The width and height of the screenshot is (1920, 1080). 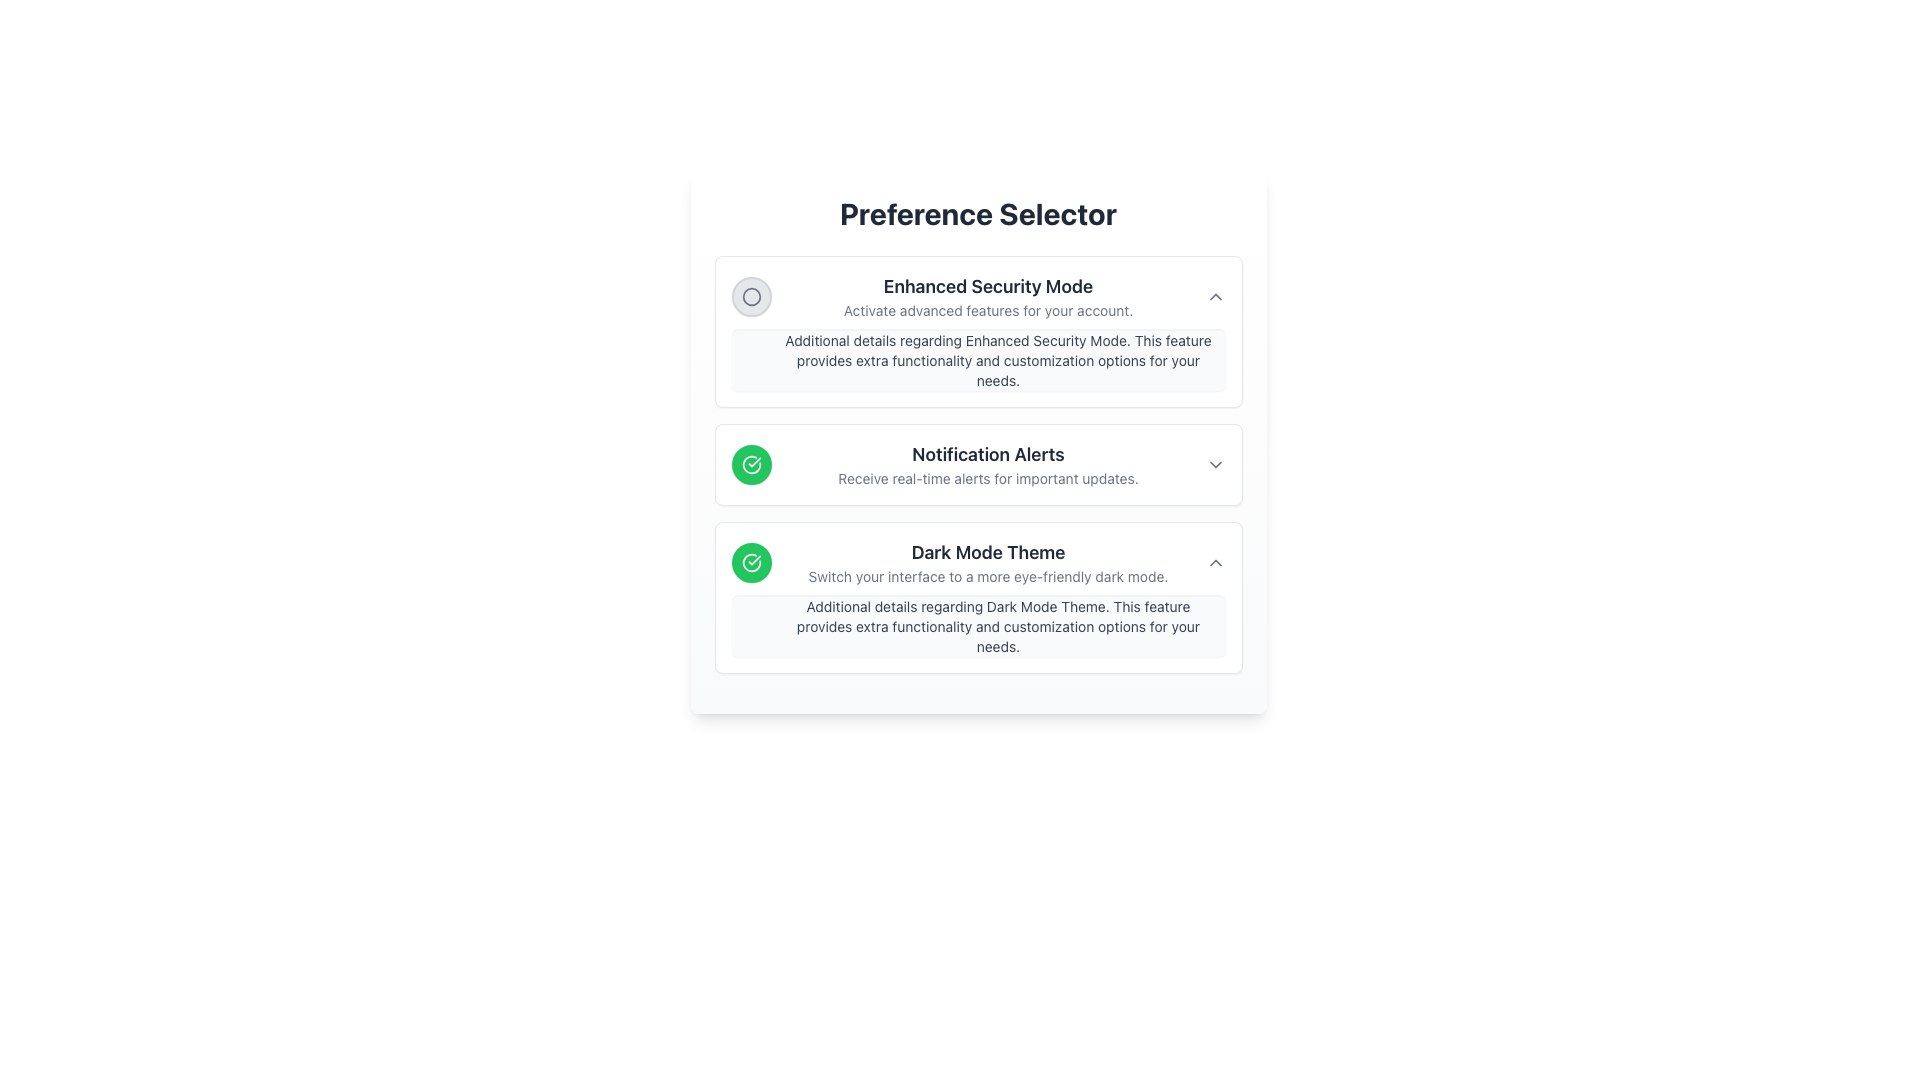 I want to click on the bold, centrally-aligned text reading 'Preference Selector', which is prominently displayed at the top center of a card-like layout, so click(x=978, y=213).